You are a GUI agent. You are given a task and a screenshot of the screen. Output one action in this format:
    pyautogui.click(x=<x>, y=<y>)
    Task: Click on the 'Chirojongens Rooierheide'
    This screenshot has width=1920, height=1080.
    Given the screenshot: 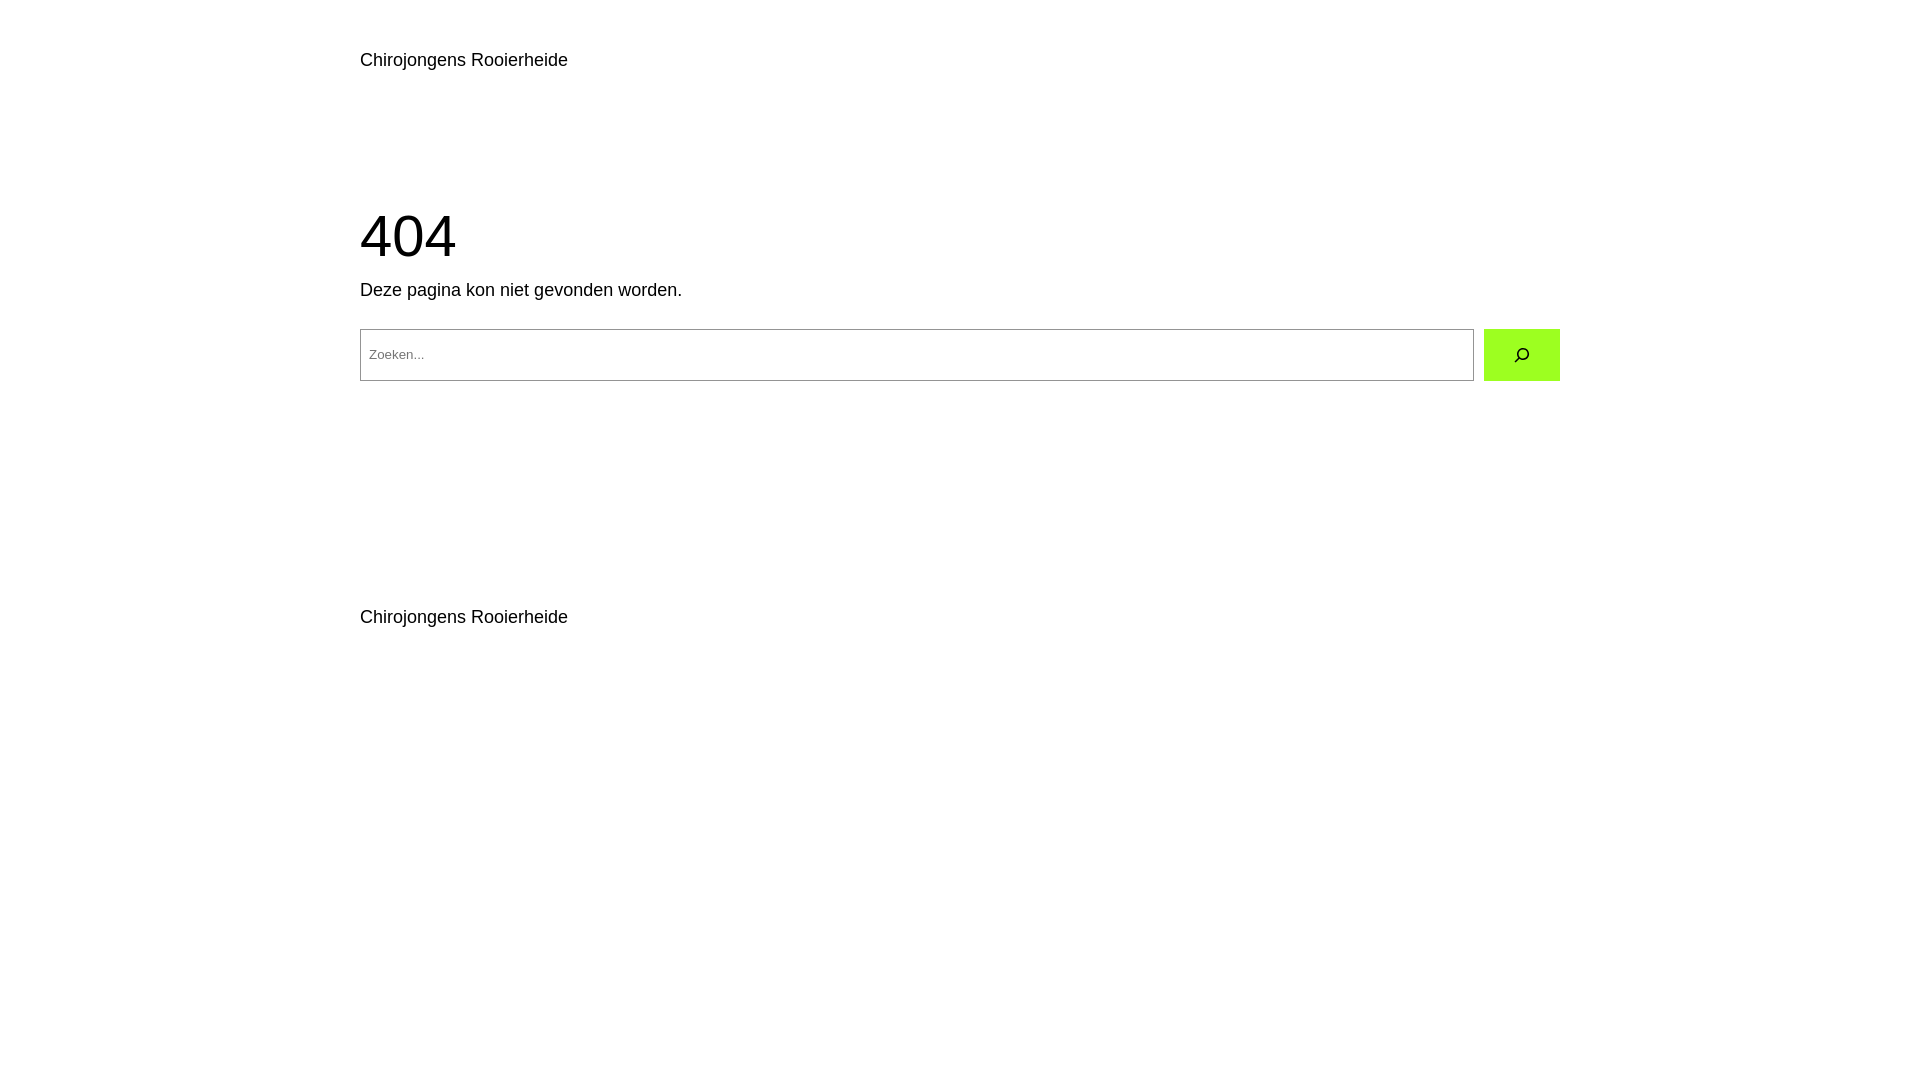 What is the action you would take?
    pyautogui.click(x=463, y=59)
    